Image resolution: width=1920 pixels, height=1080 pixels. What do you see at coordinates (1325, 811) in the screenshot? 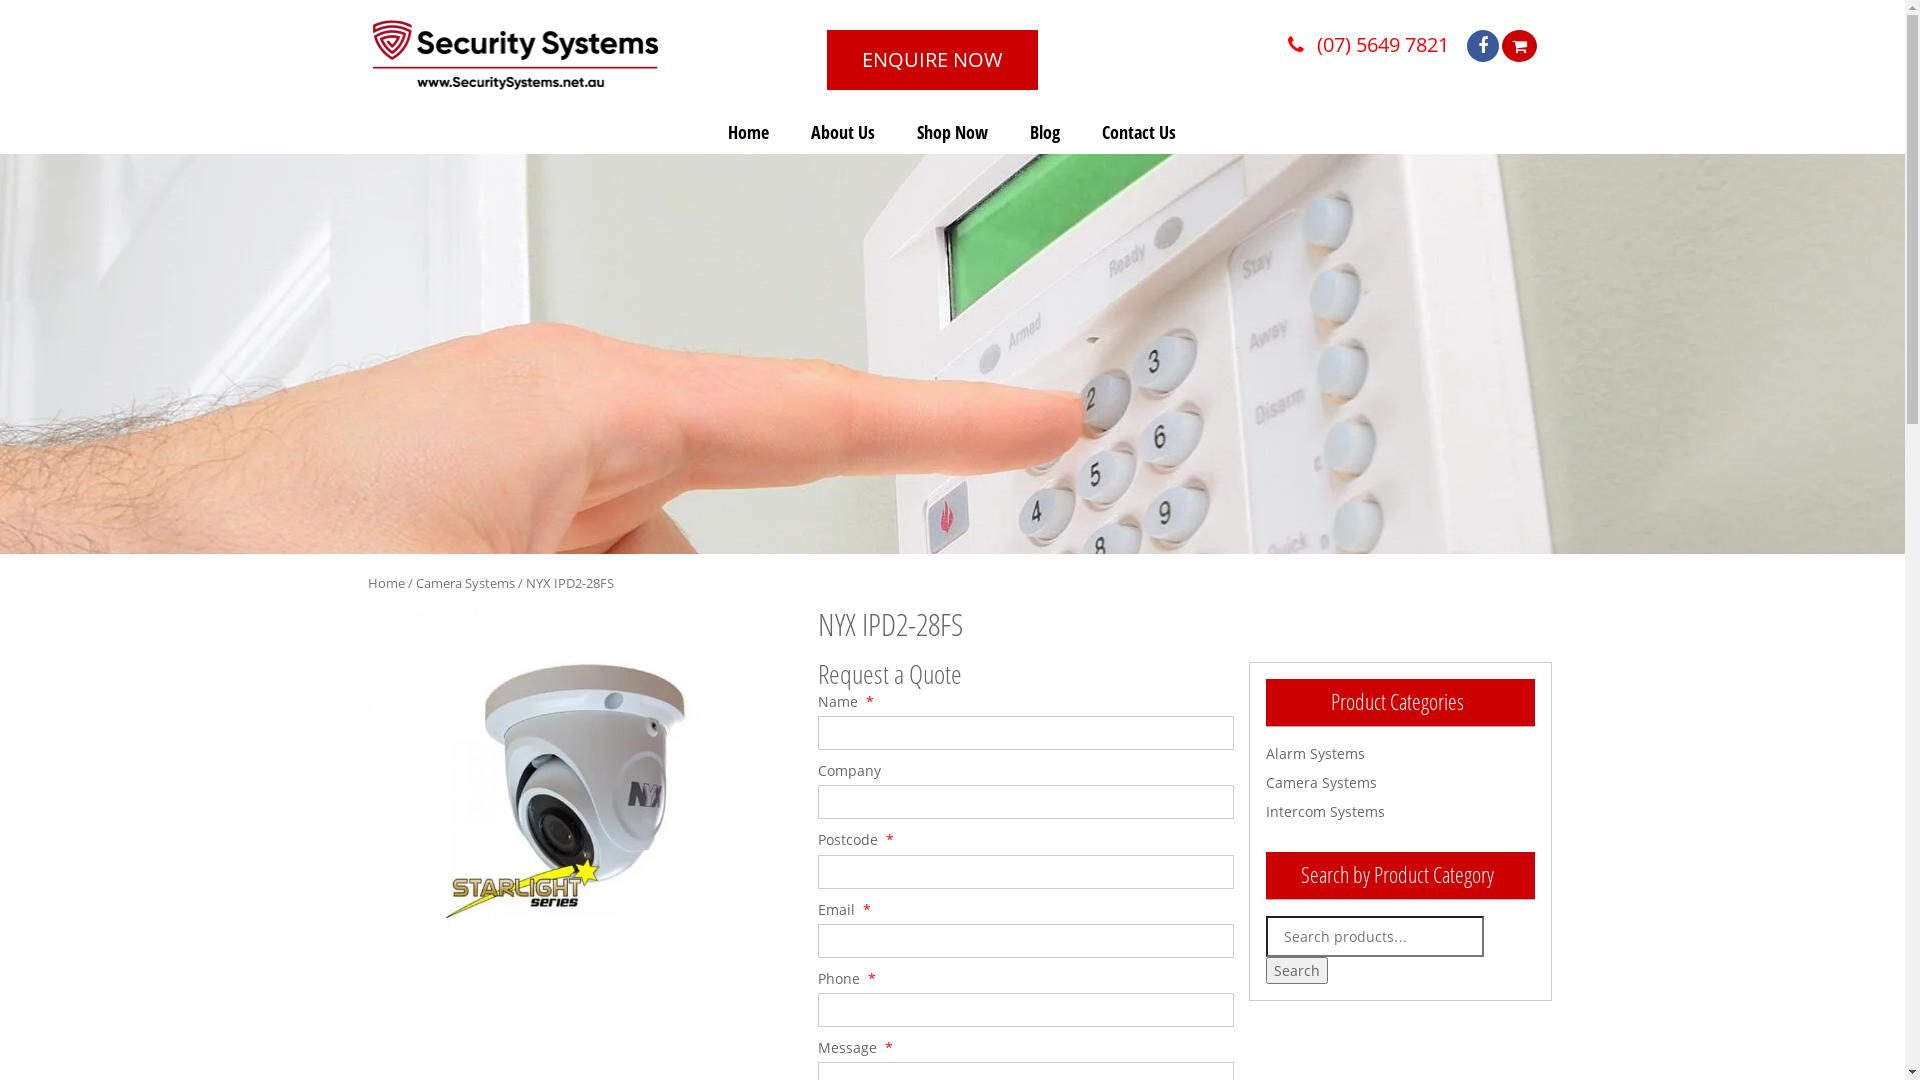
I see `'Intercom Systems'` at bounding box center [1325, 811].